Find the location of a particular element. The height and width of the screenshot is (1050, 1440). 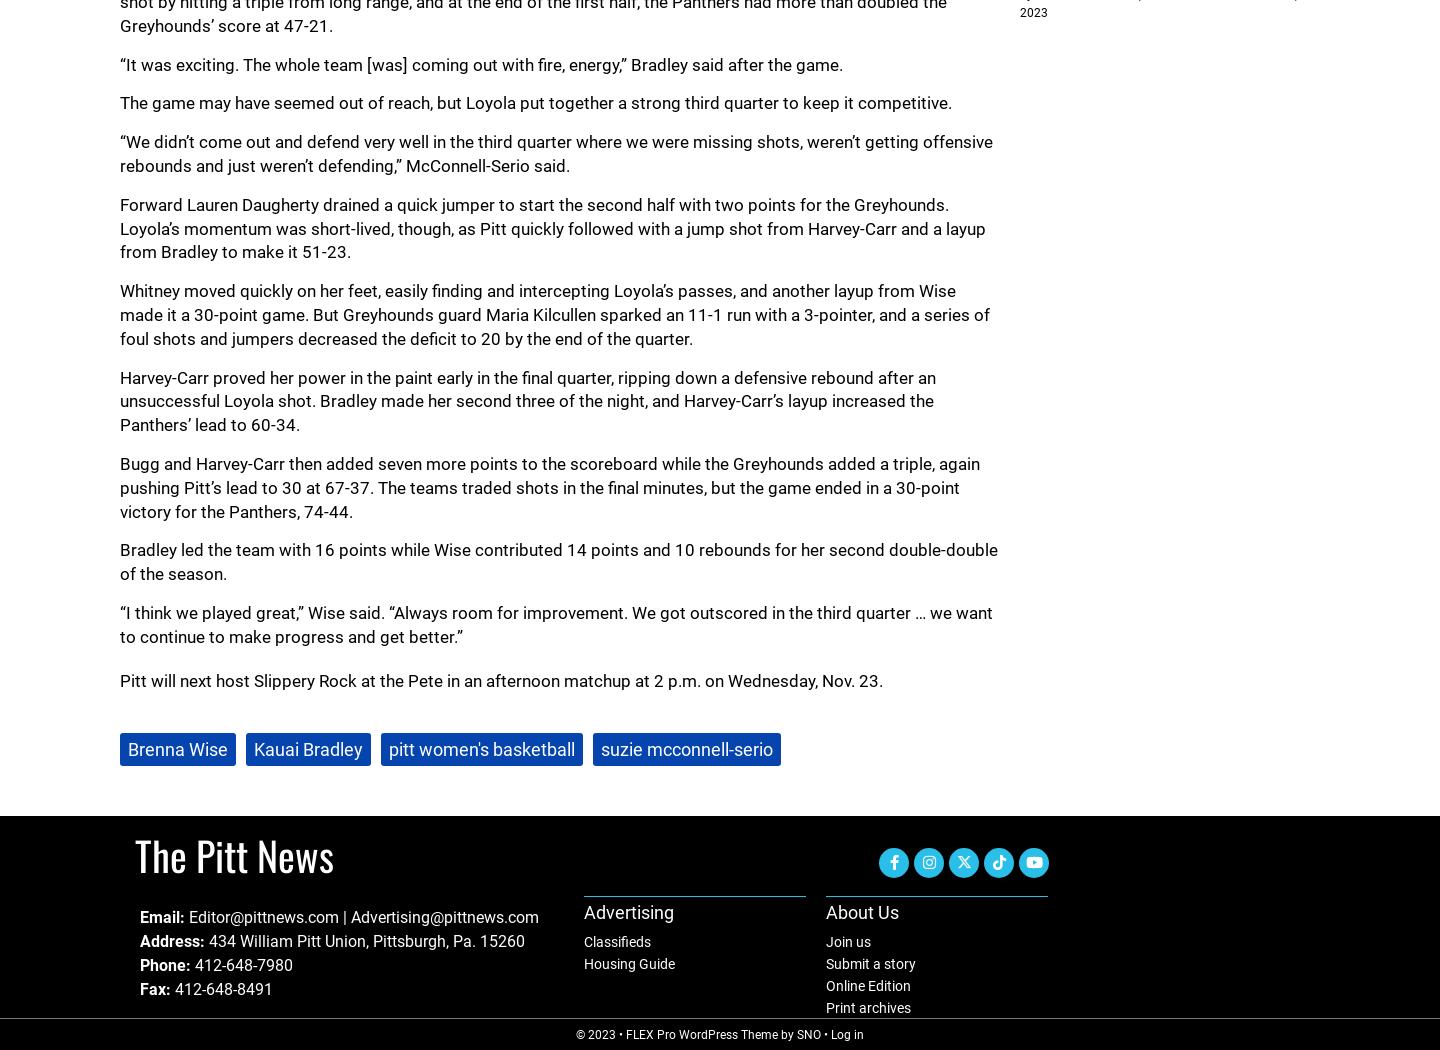

'FLEX Pro WordPress Theme' is located at coordinates (624, 1033).